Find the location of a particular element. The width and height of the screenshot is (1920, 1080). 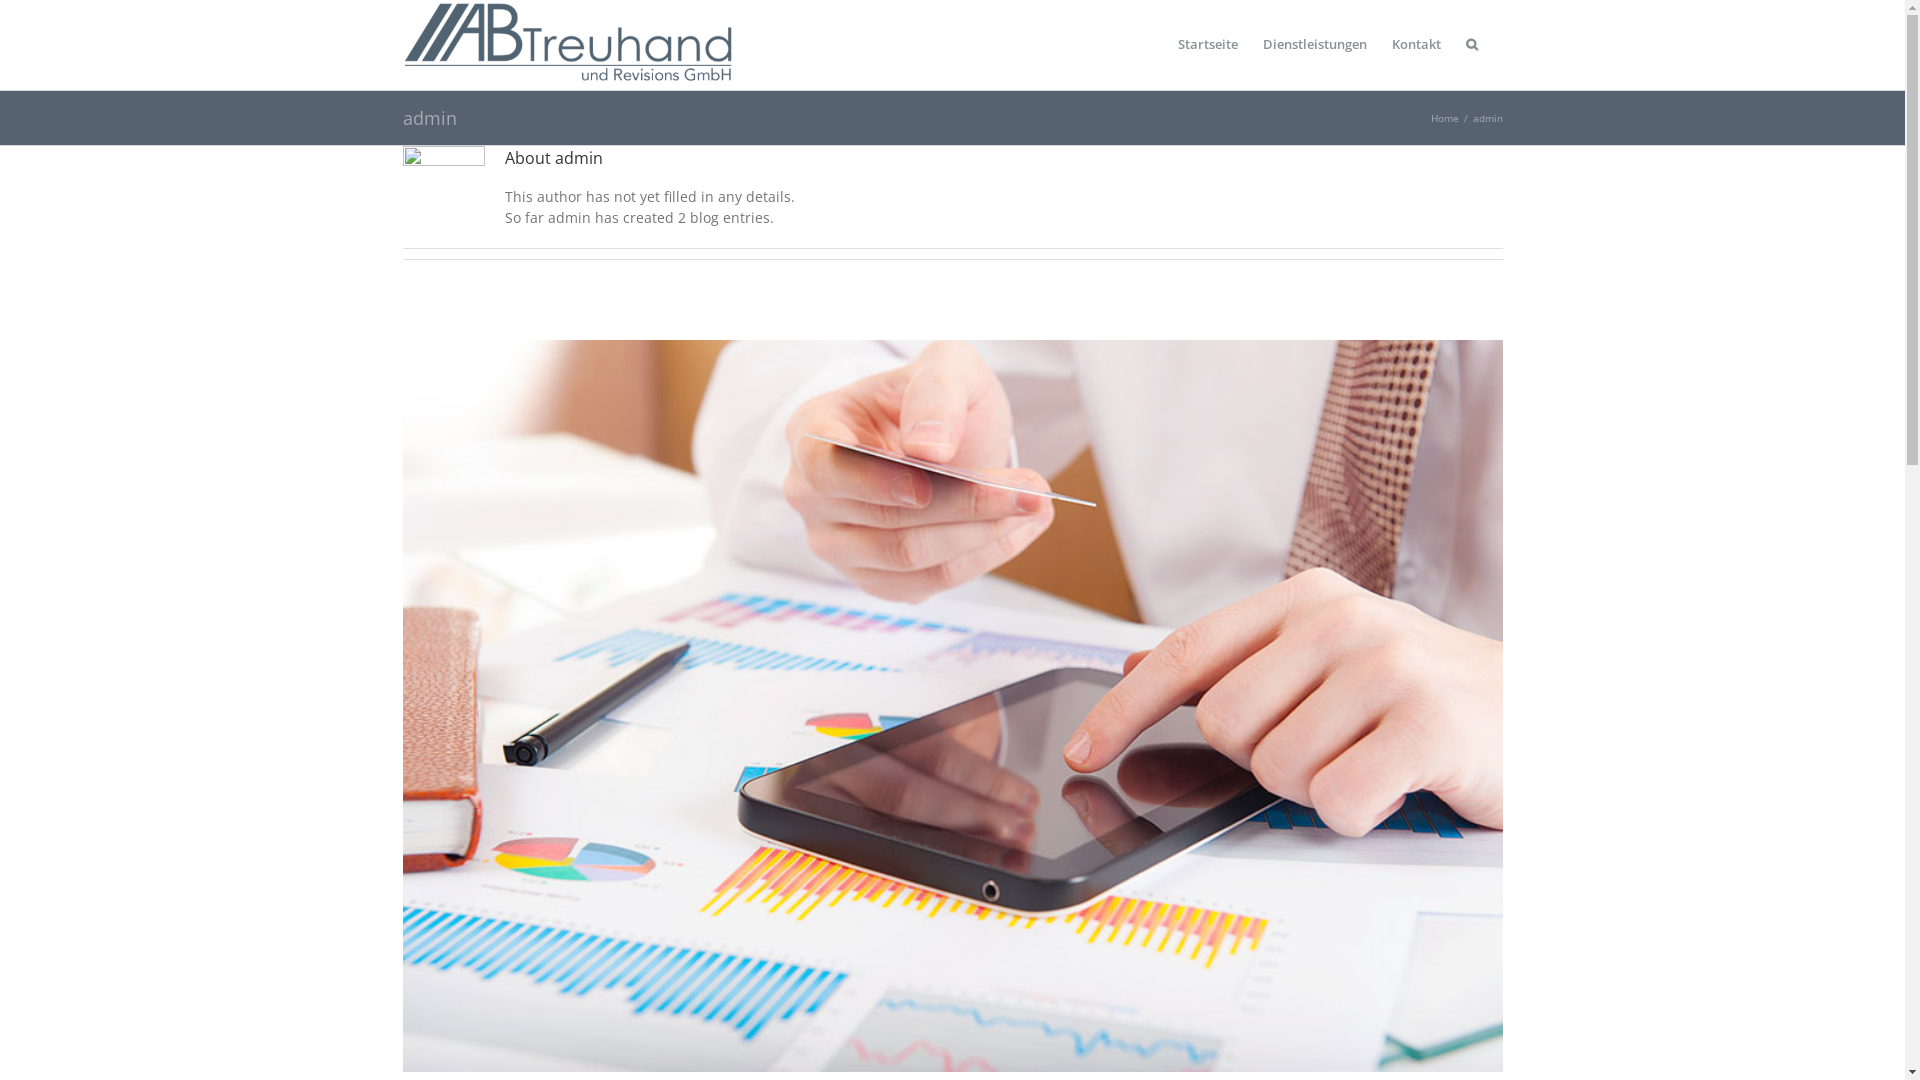

'Search' is located at coordinates (1472, 45).